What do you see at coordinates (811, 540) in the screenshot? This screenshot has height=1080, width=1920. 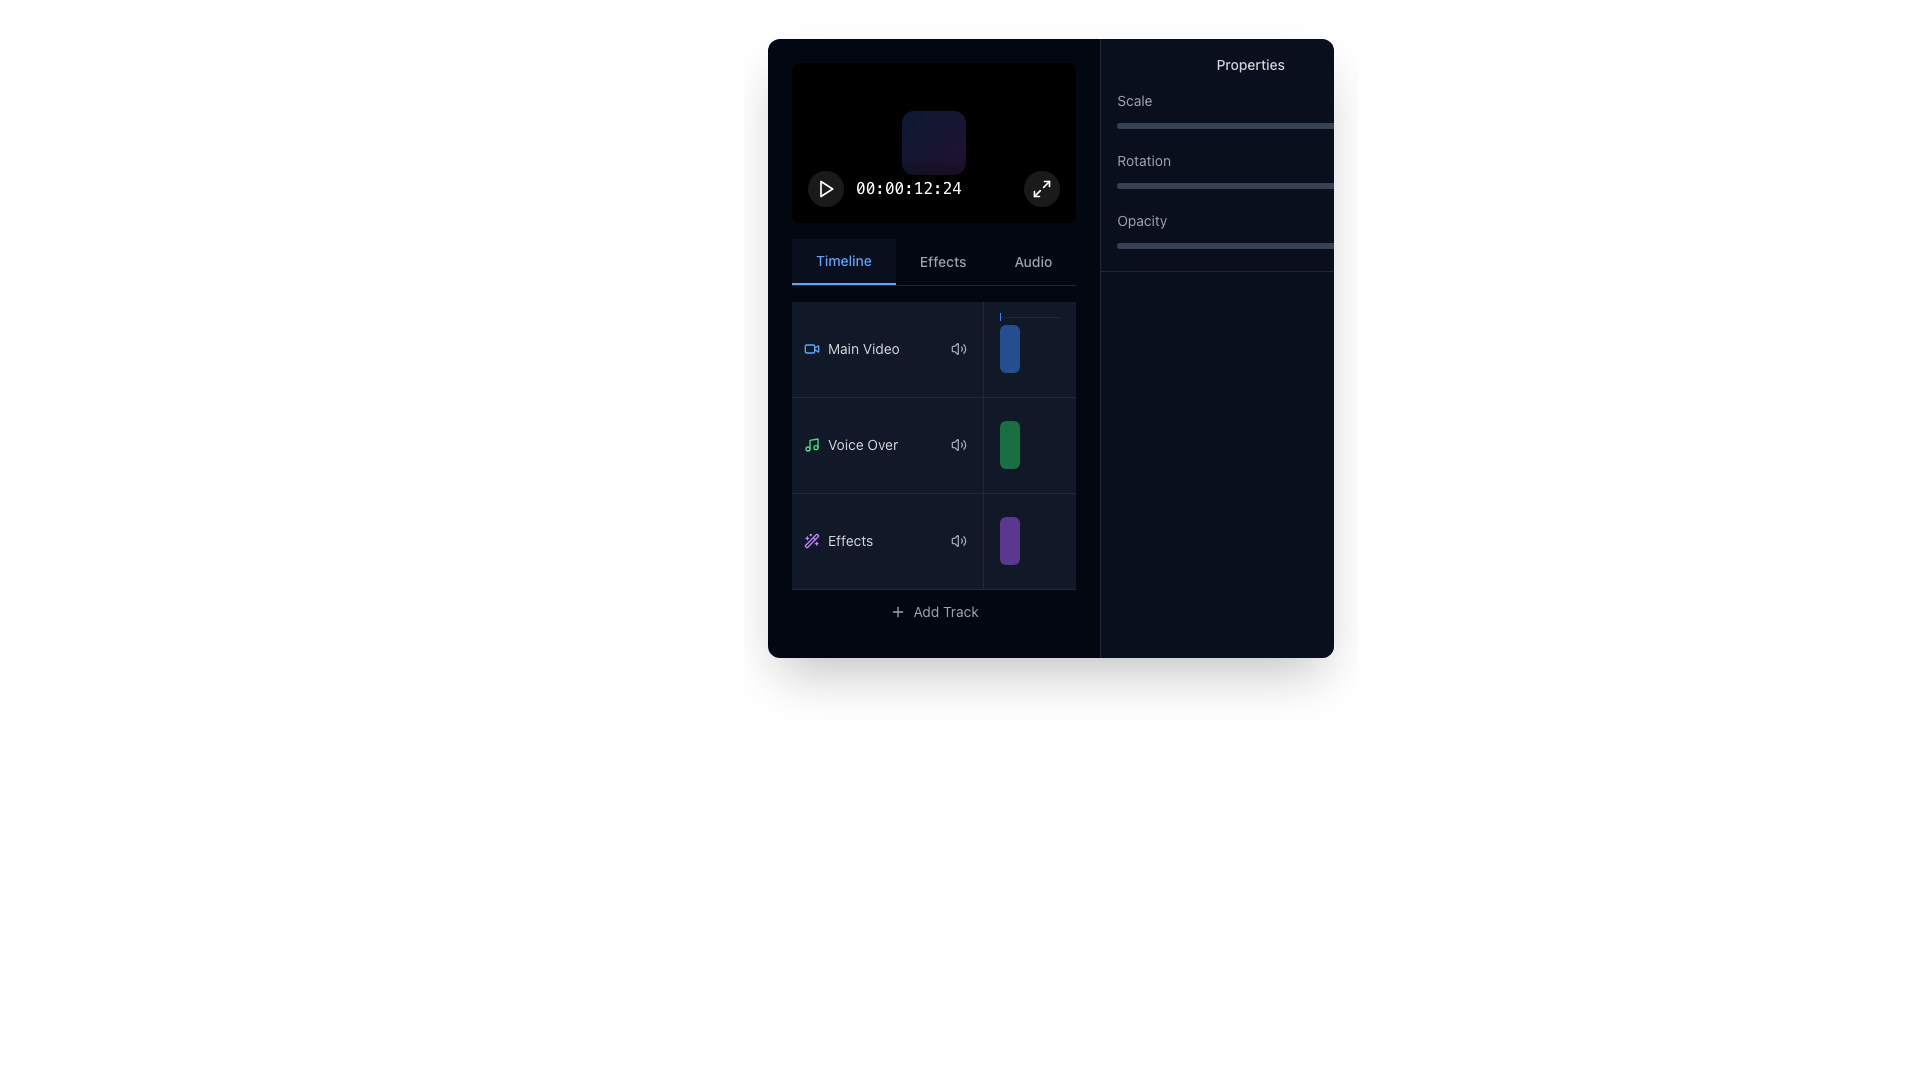 I see `the small purple wand icon with sparkles located to the left of the 'Effects' label by moving the cursor over it` at bounding box center [811, 540].